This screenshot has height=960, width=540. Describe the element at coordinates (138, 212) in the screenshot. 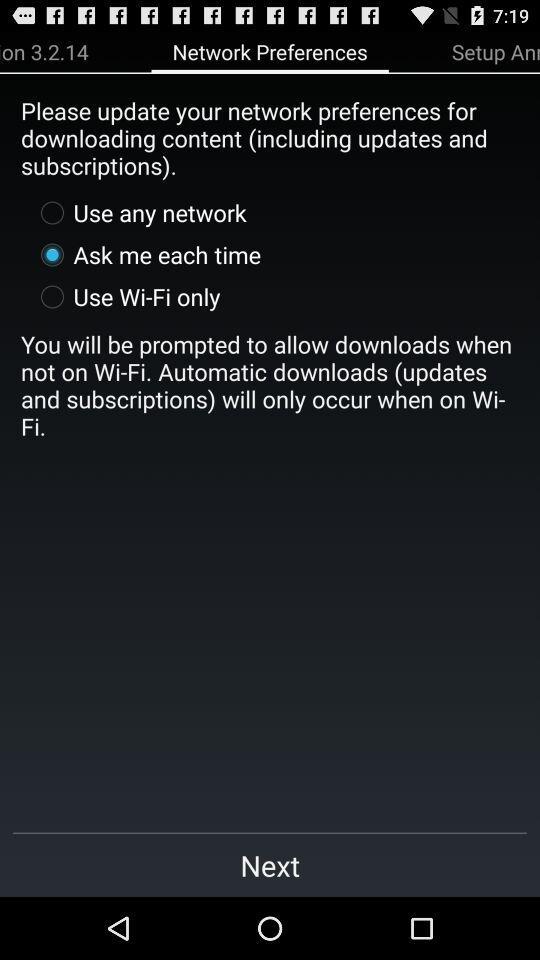

I see `item below please update your app` at that location.